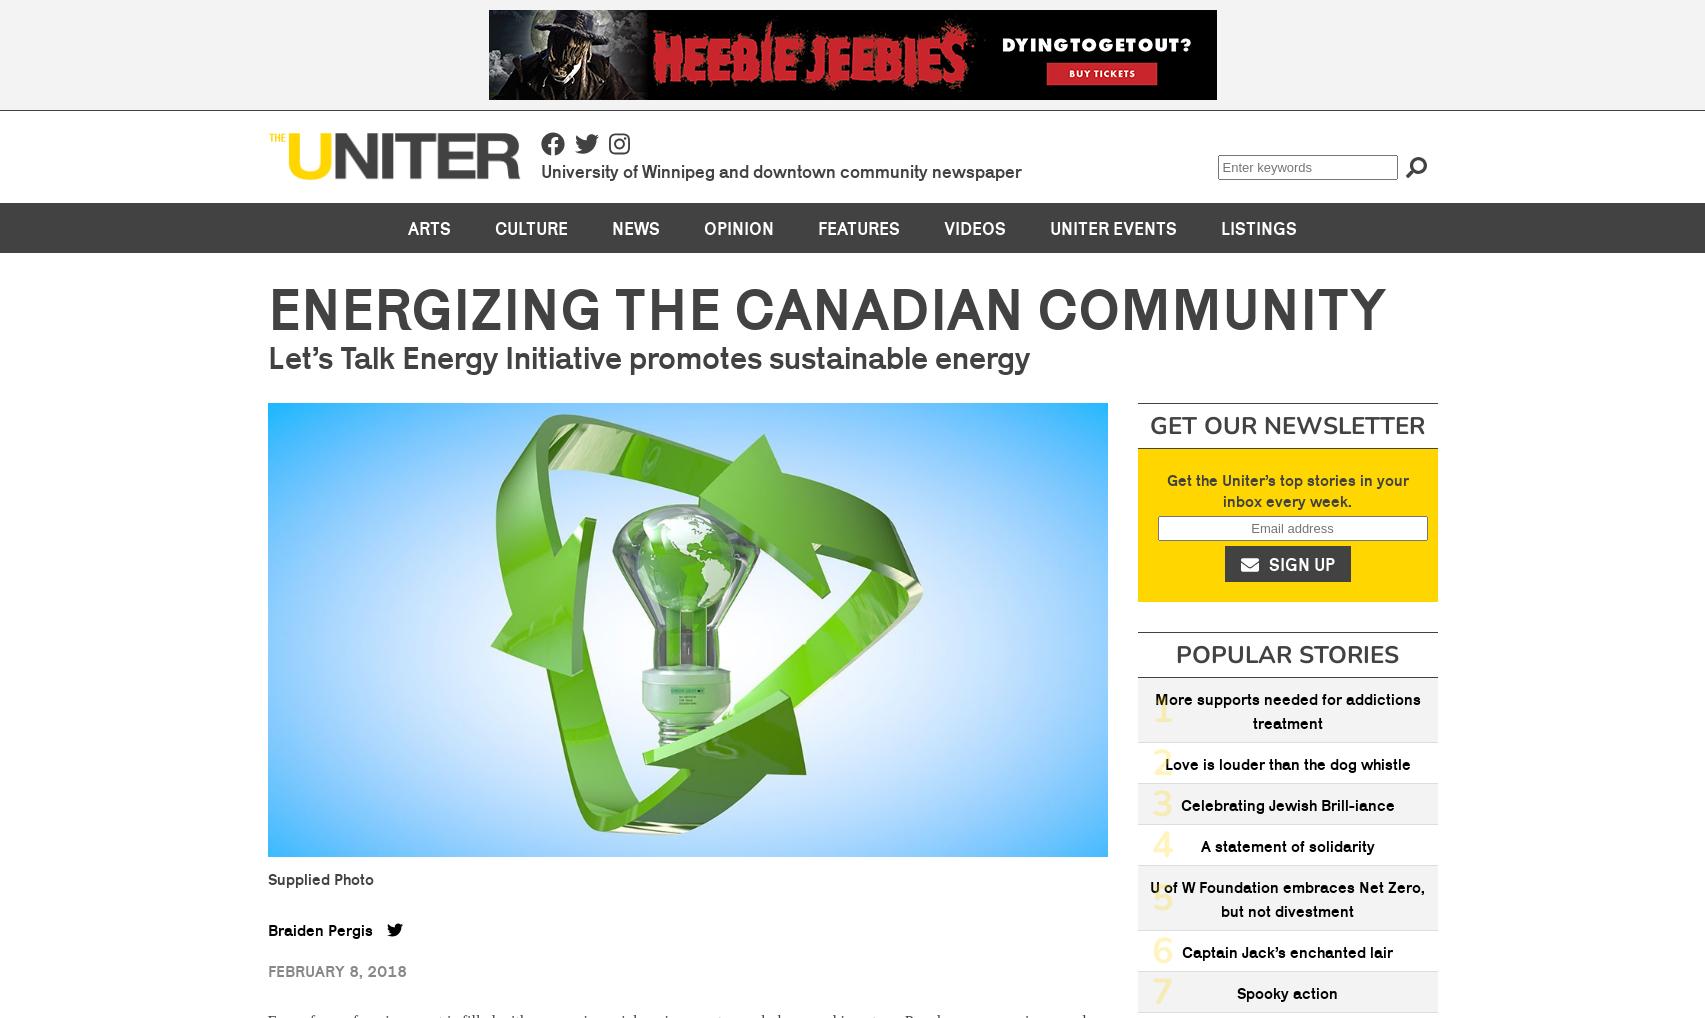  I want to click on 'Uniter Events', so click(1112, 226).